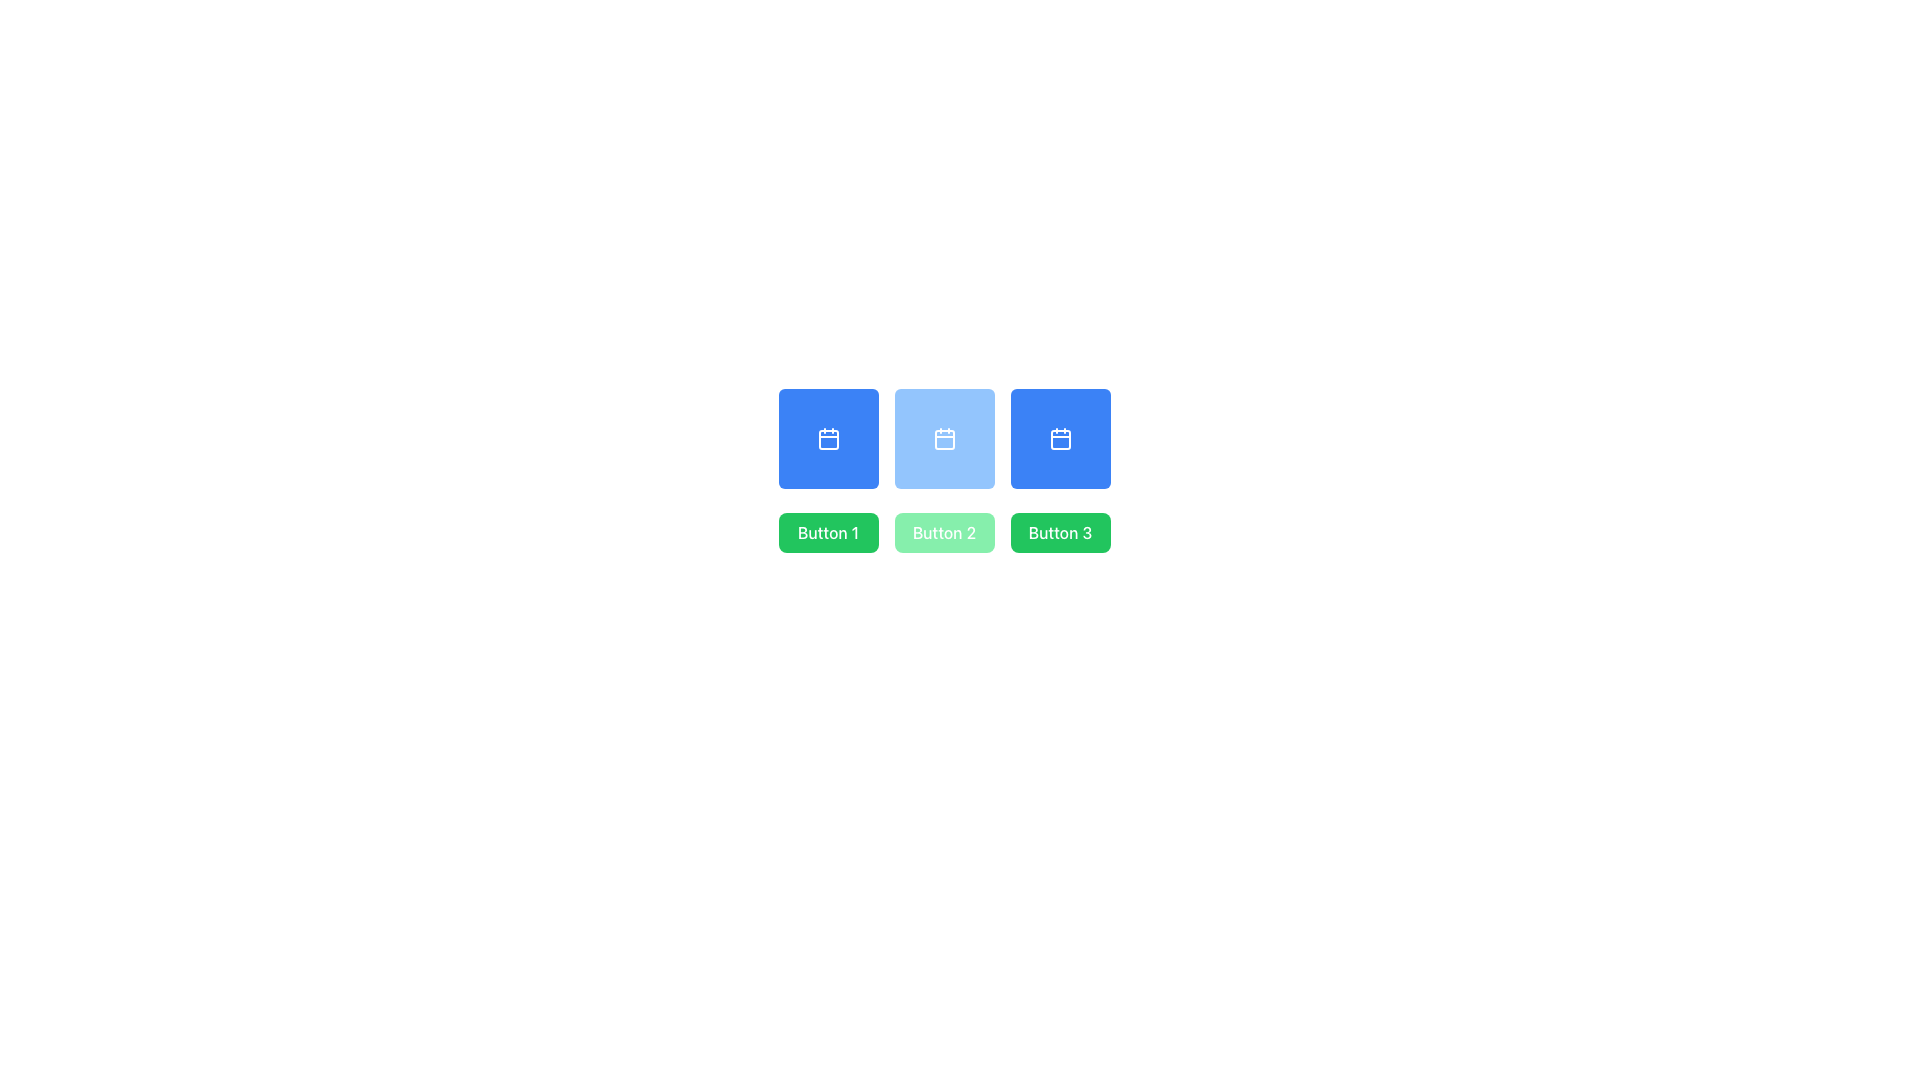 Image resolution: width=1920 pixels, height=1080 pixels. What do you see at coordinates (1059, 531) in the screenshot?
I see `the rectangular button labeled 'Button 3' with a green background to observe the color change` at bounding box center [1059, 531].